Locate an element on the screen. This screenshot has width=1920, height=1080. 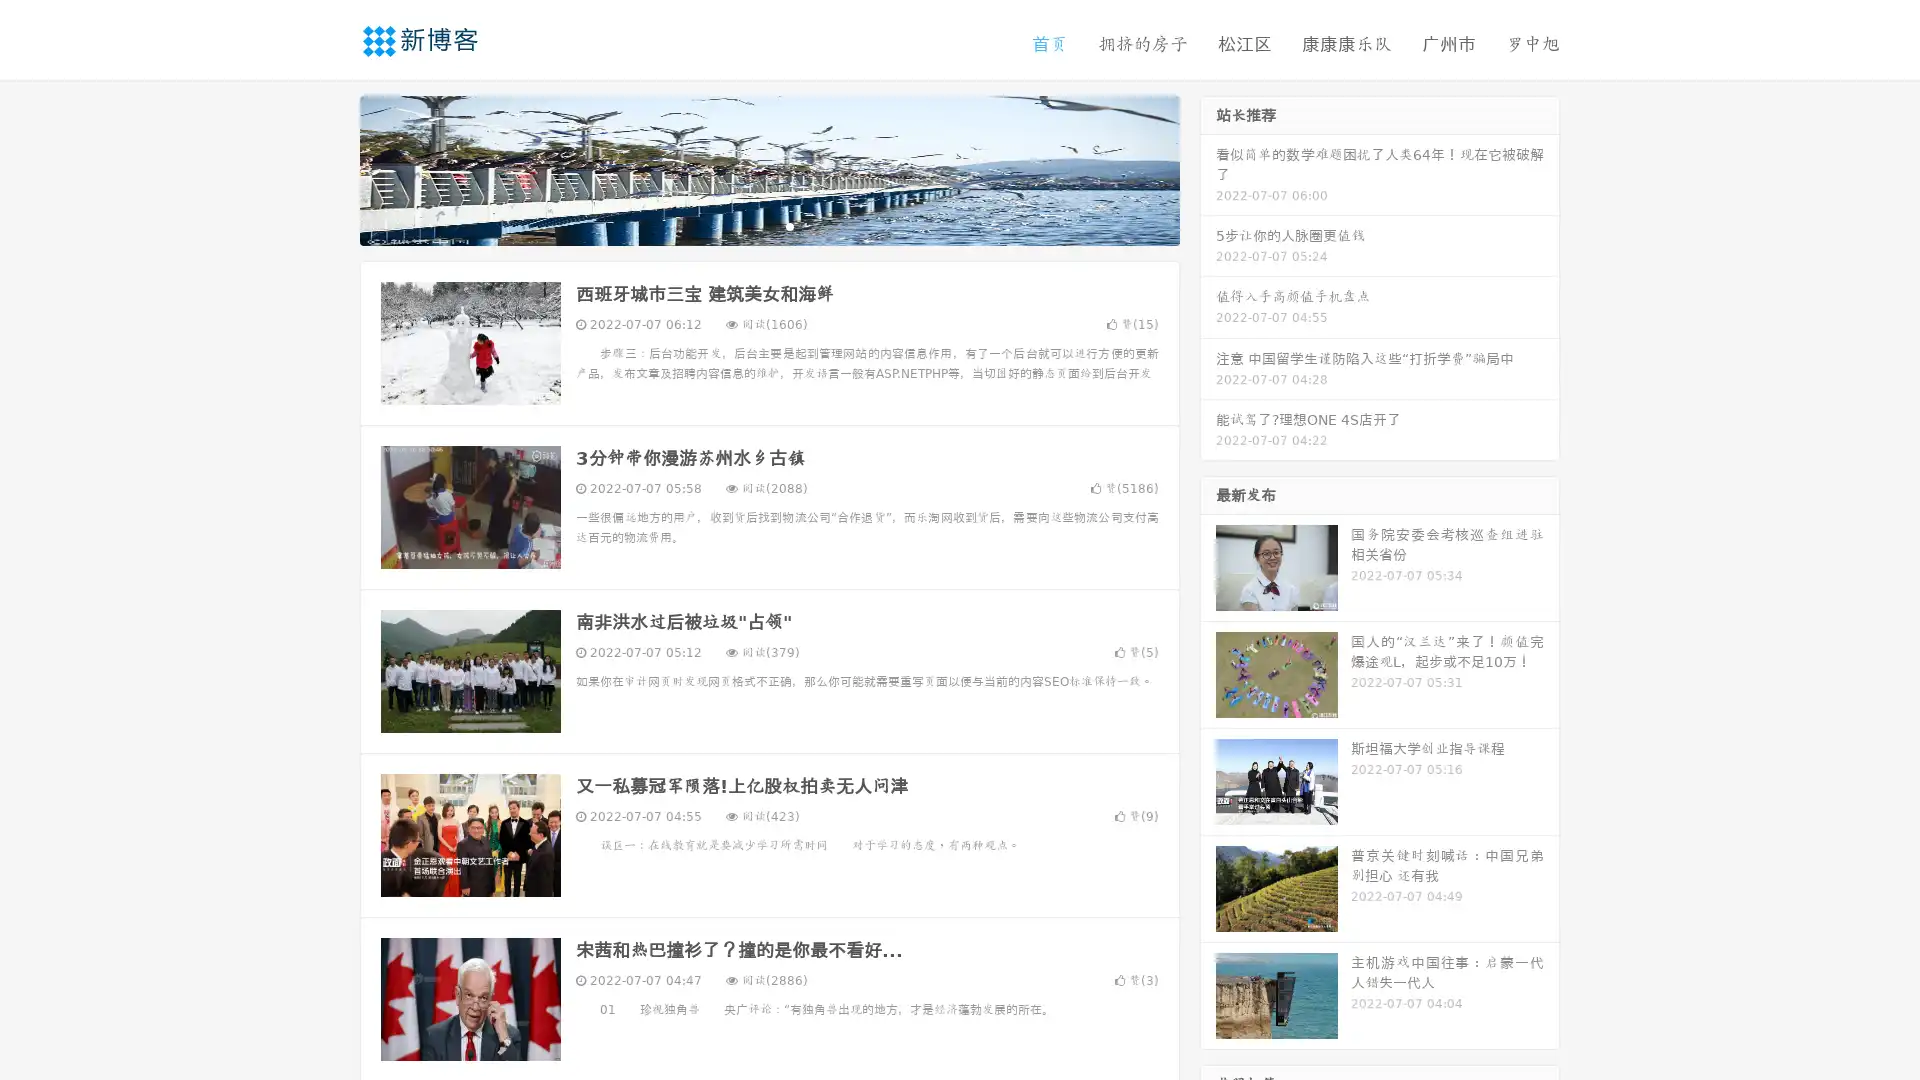
Go to slide 1 is located at coordinates (748, 225).